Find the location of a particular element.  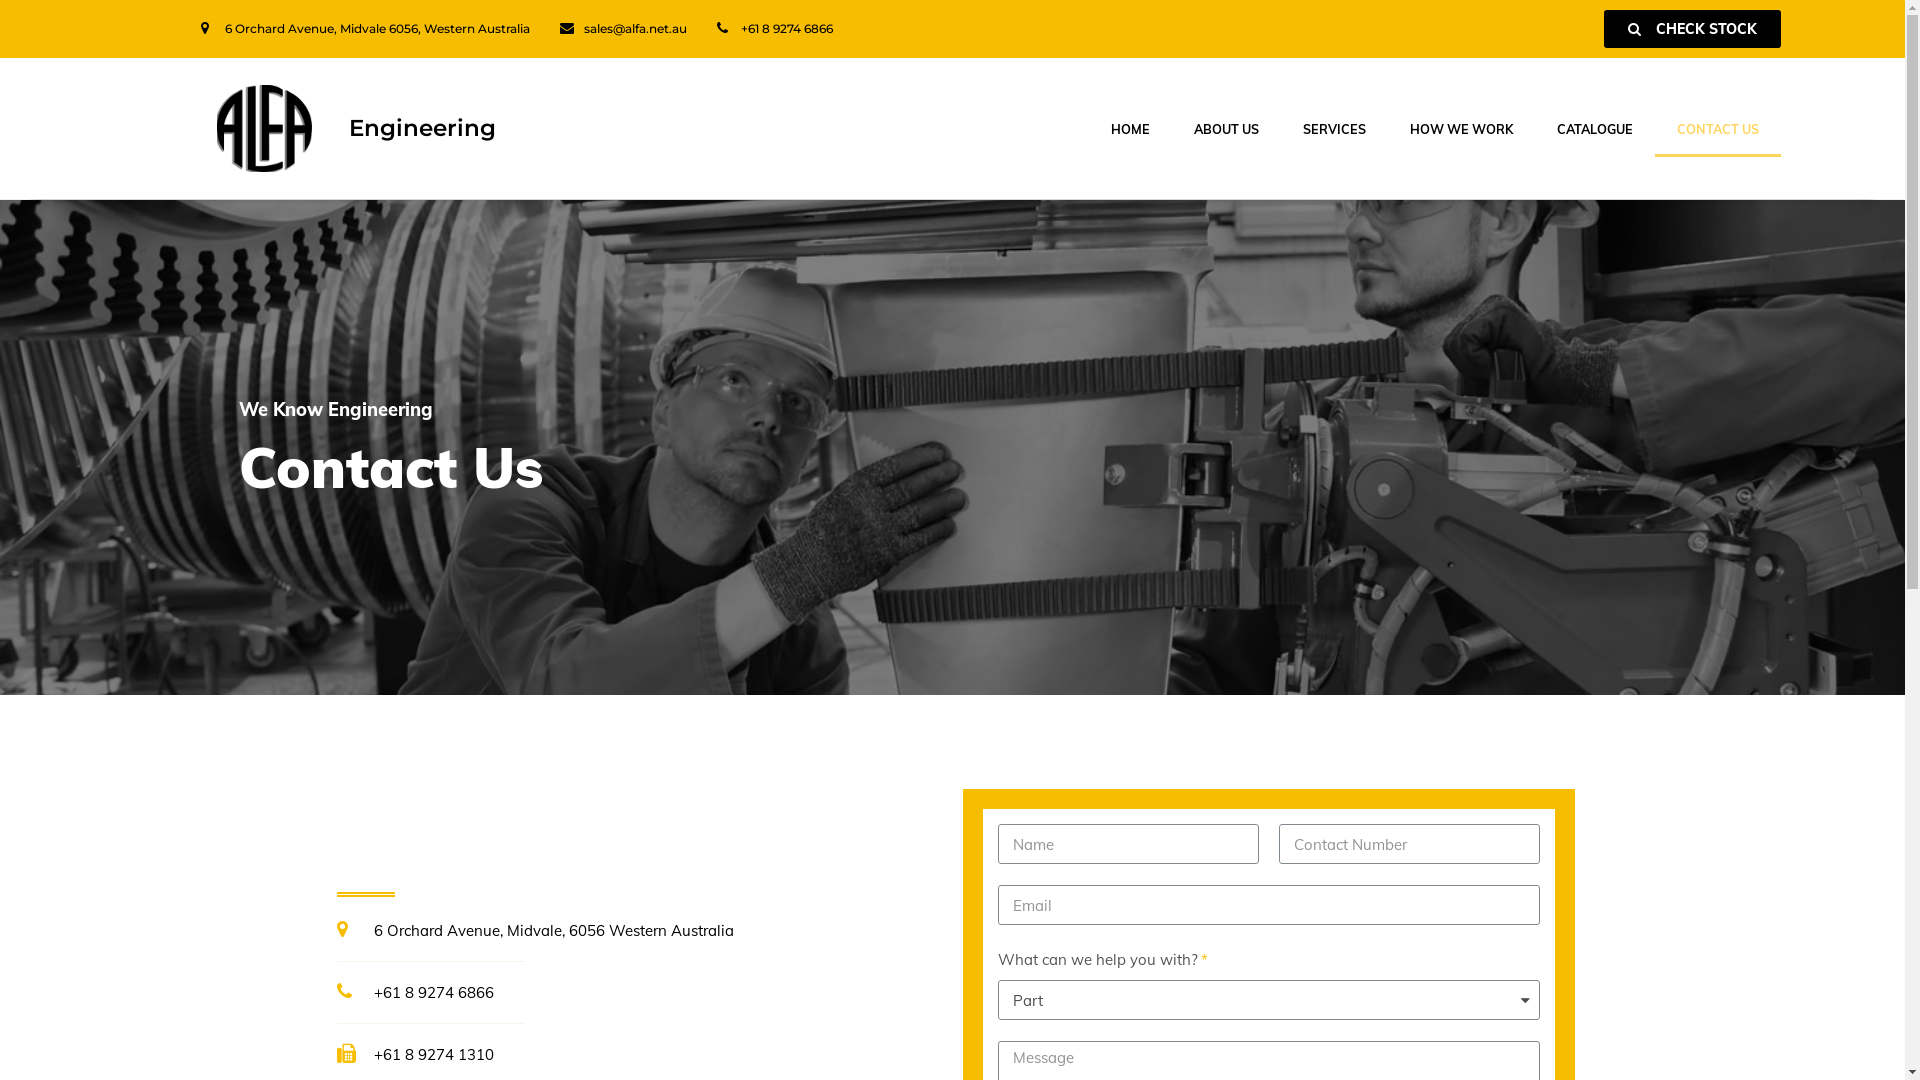

'ABOUT US' is located at coordinates (1225, 127).